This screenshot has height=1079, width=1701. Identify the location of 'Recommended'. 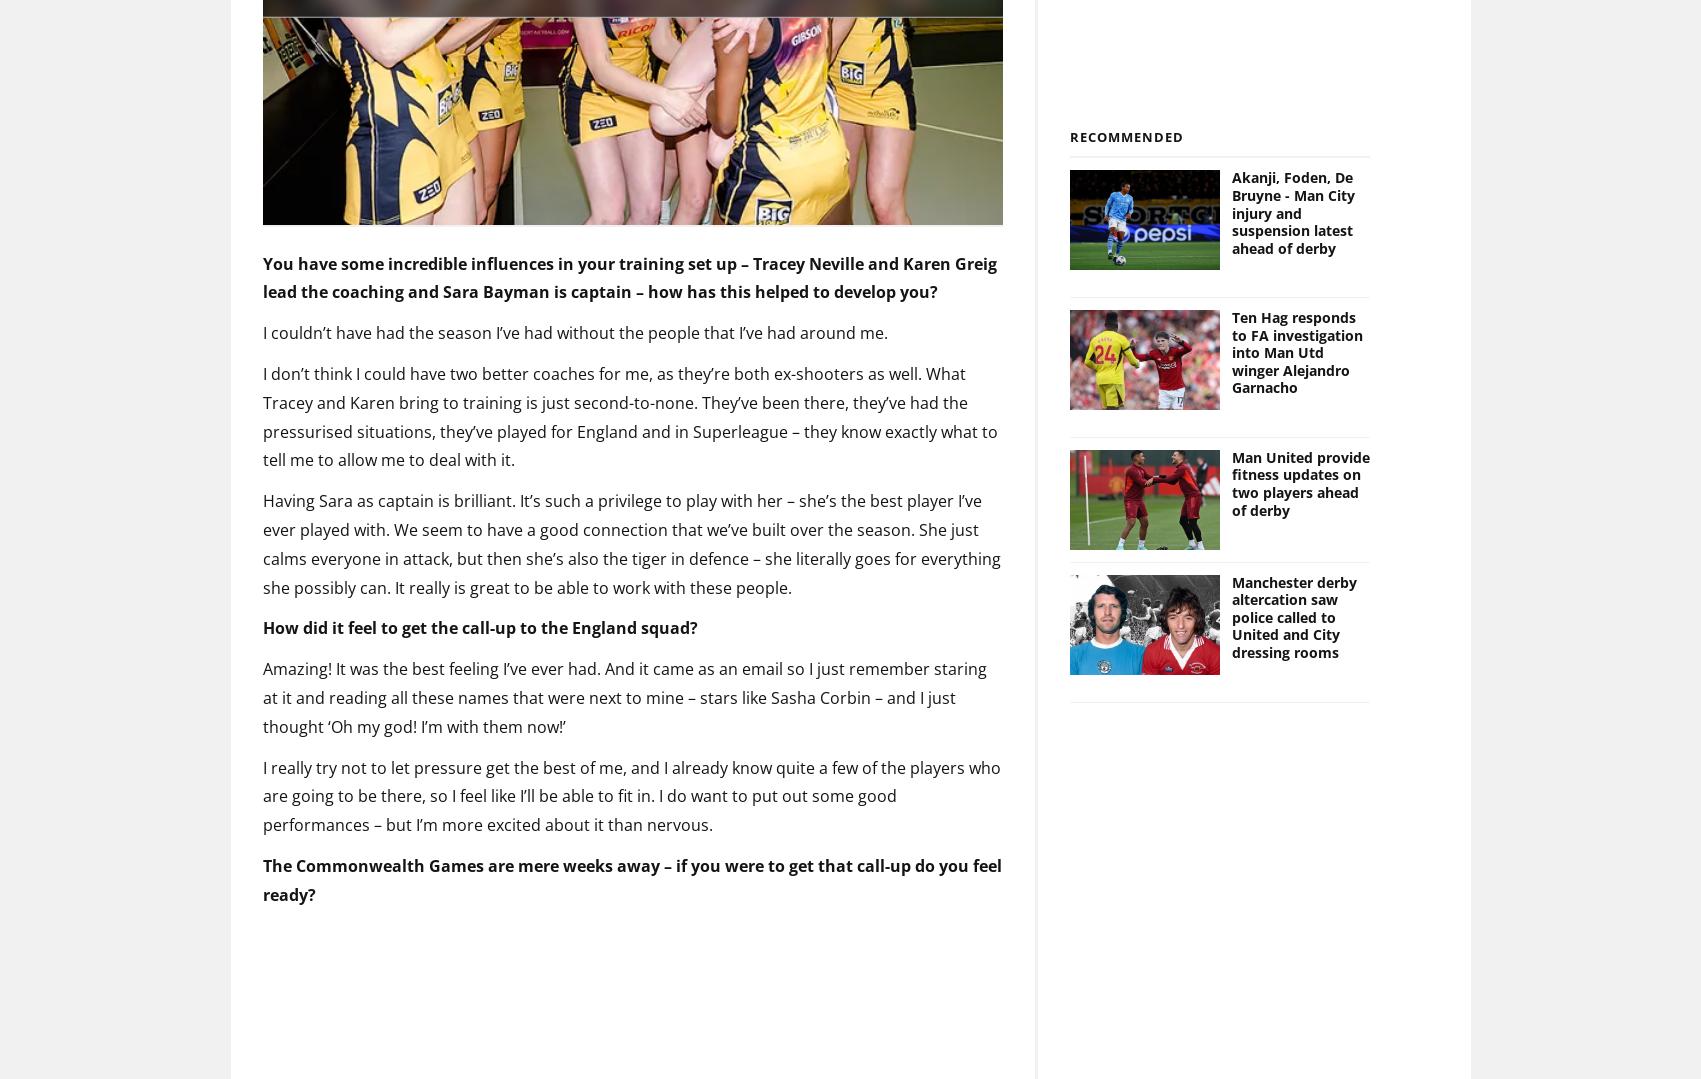
(1069, 104).